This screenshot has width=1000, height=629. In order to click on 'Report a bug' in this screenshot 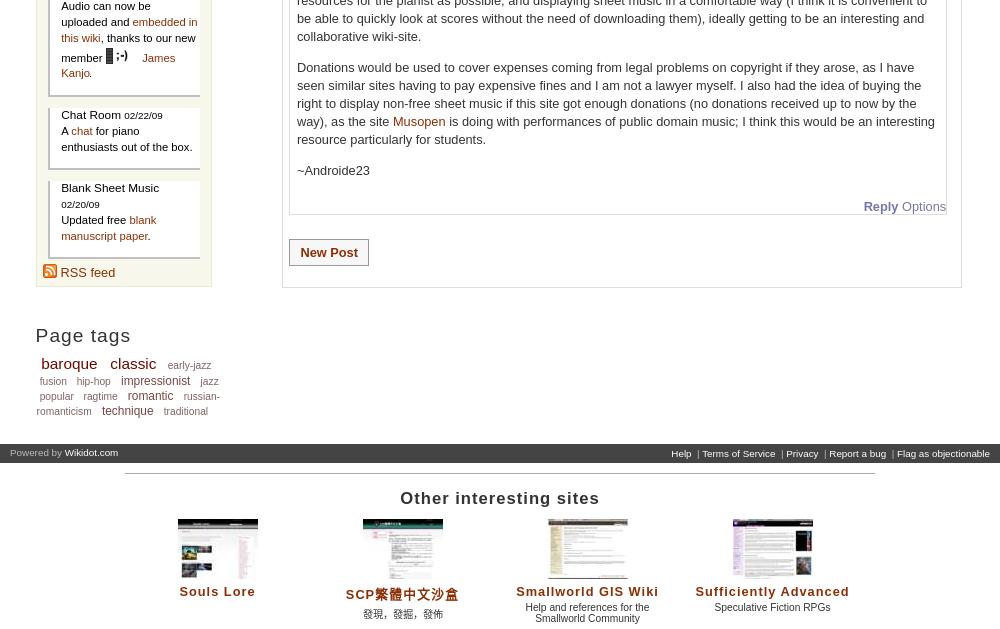, I will do `click(856, 452)`.